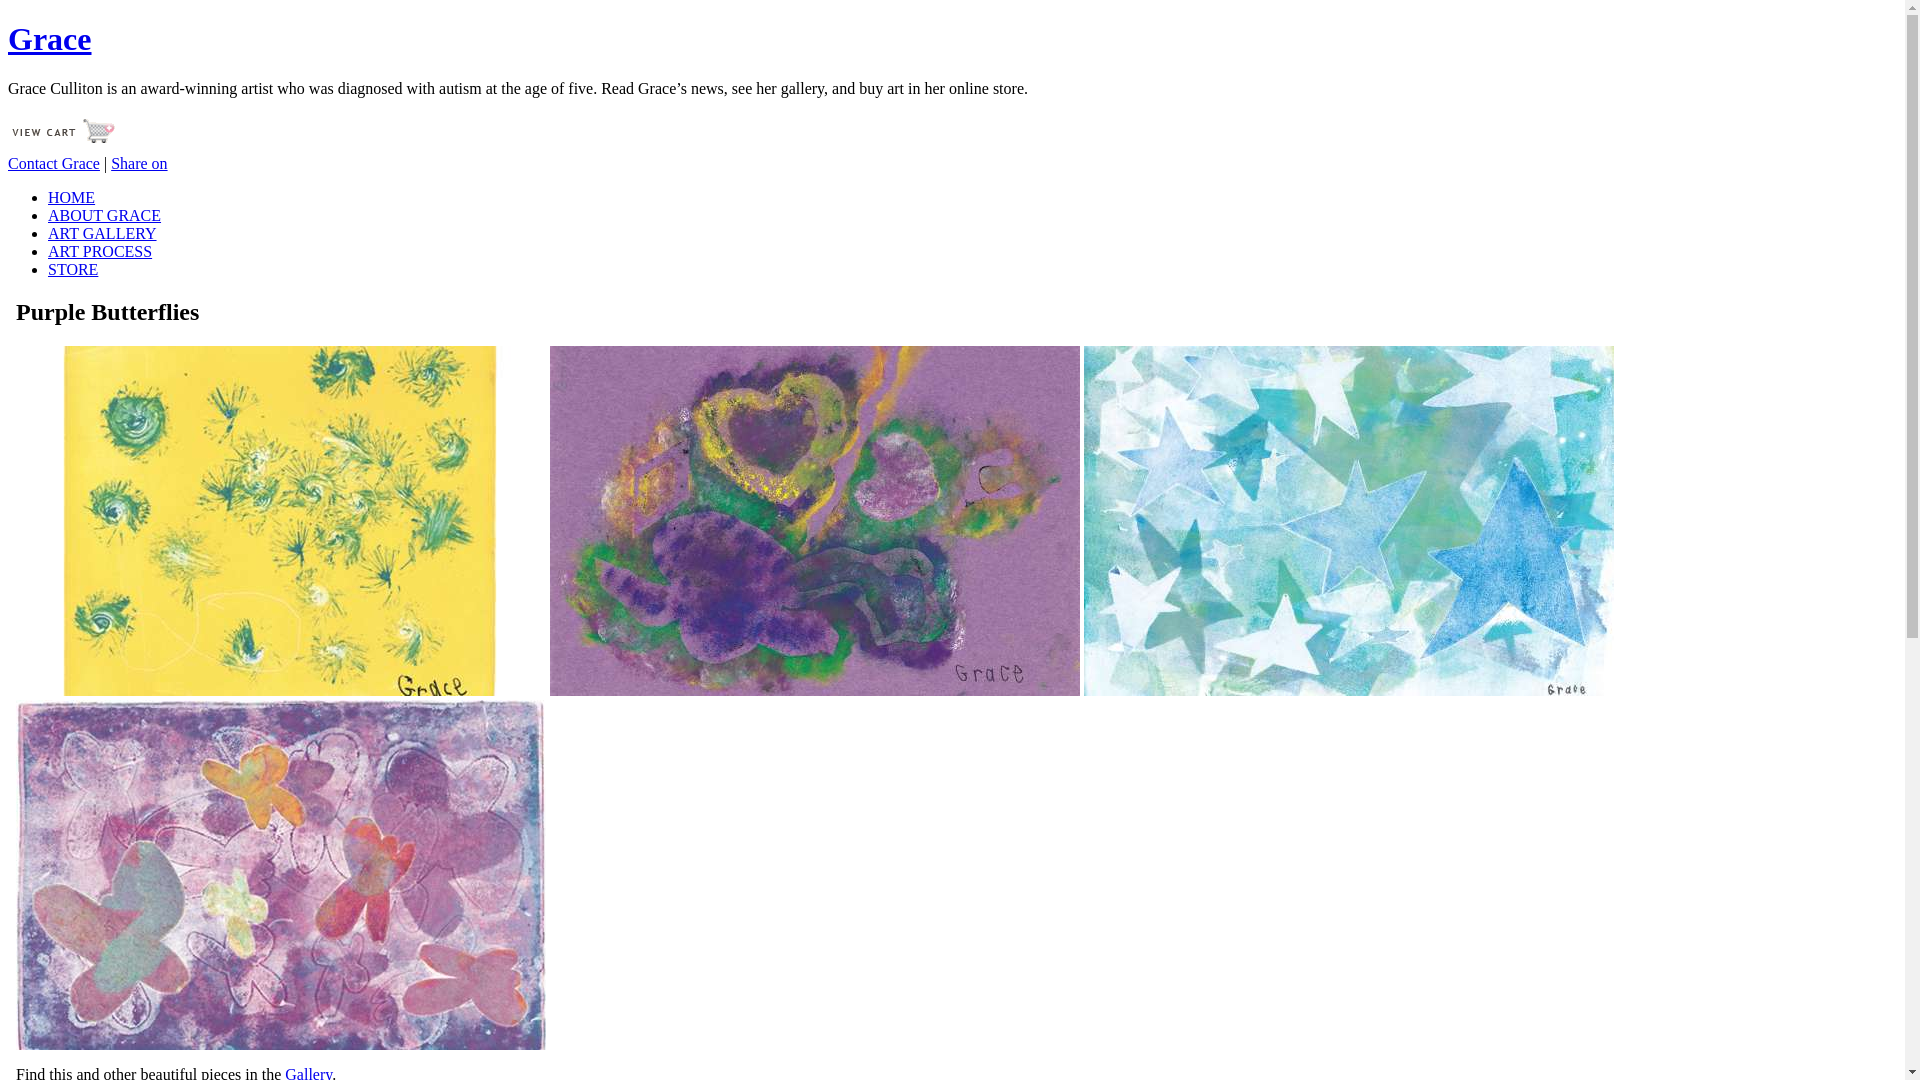 This screenshot has height=1080, width=1920. I want to click on 'Share on', so click(109, 162).